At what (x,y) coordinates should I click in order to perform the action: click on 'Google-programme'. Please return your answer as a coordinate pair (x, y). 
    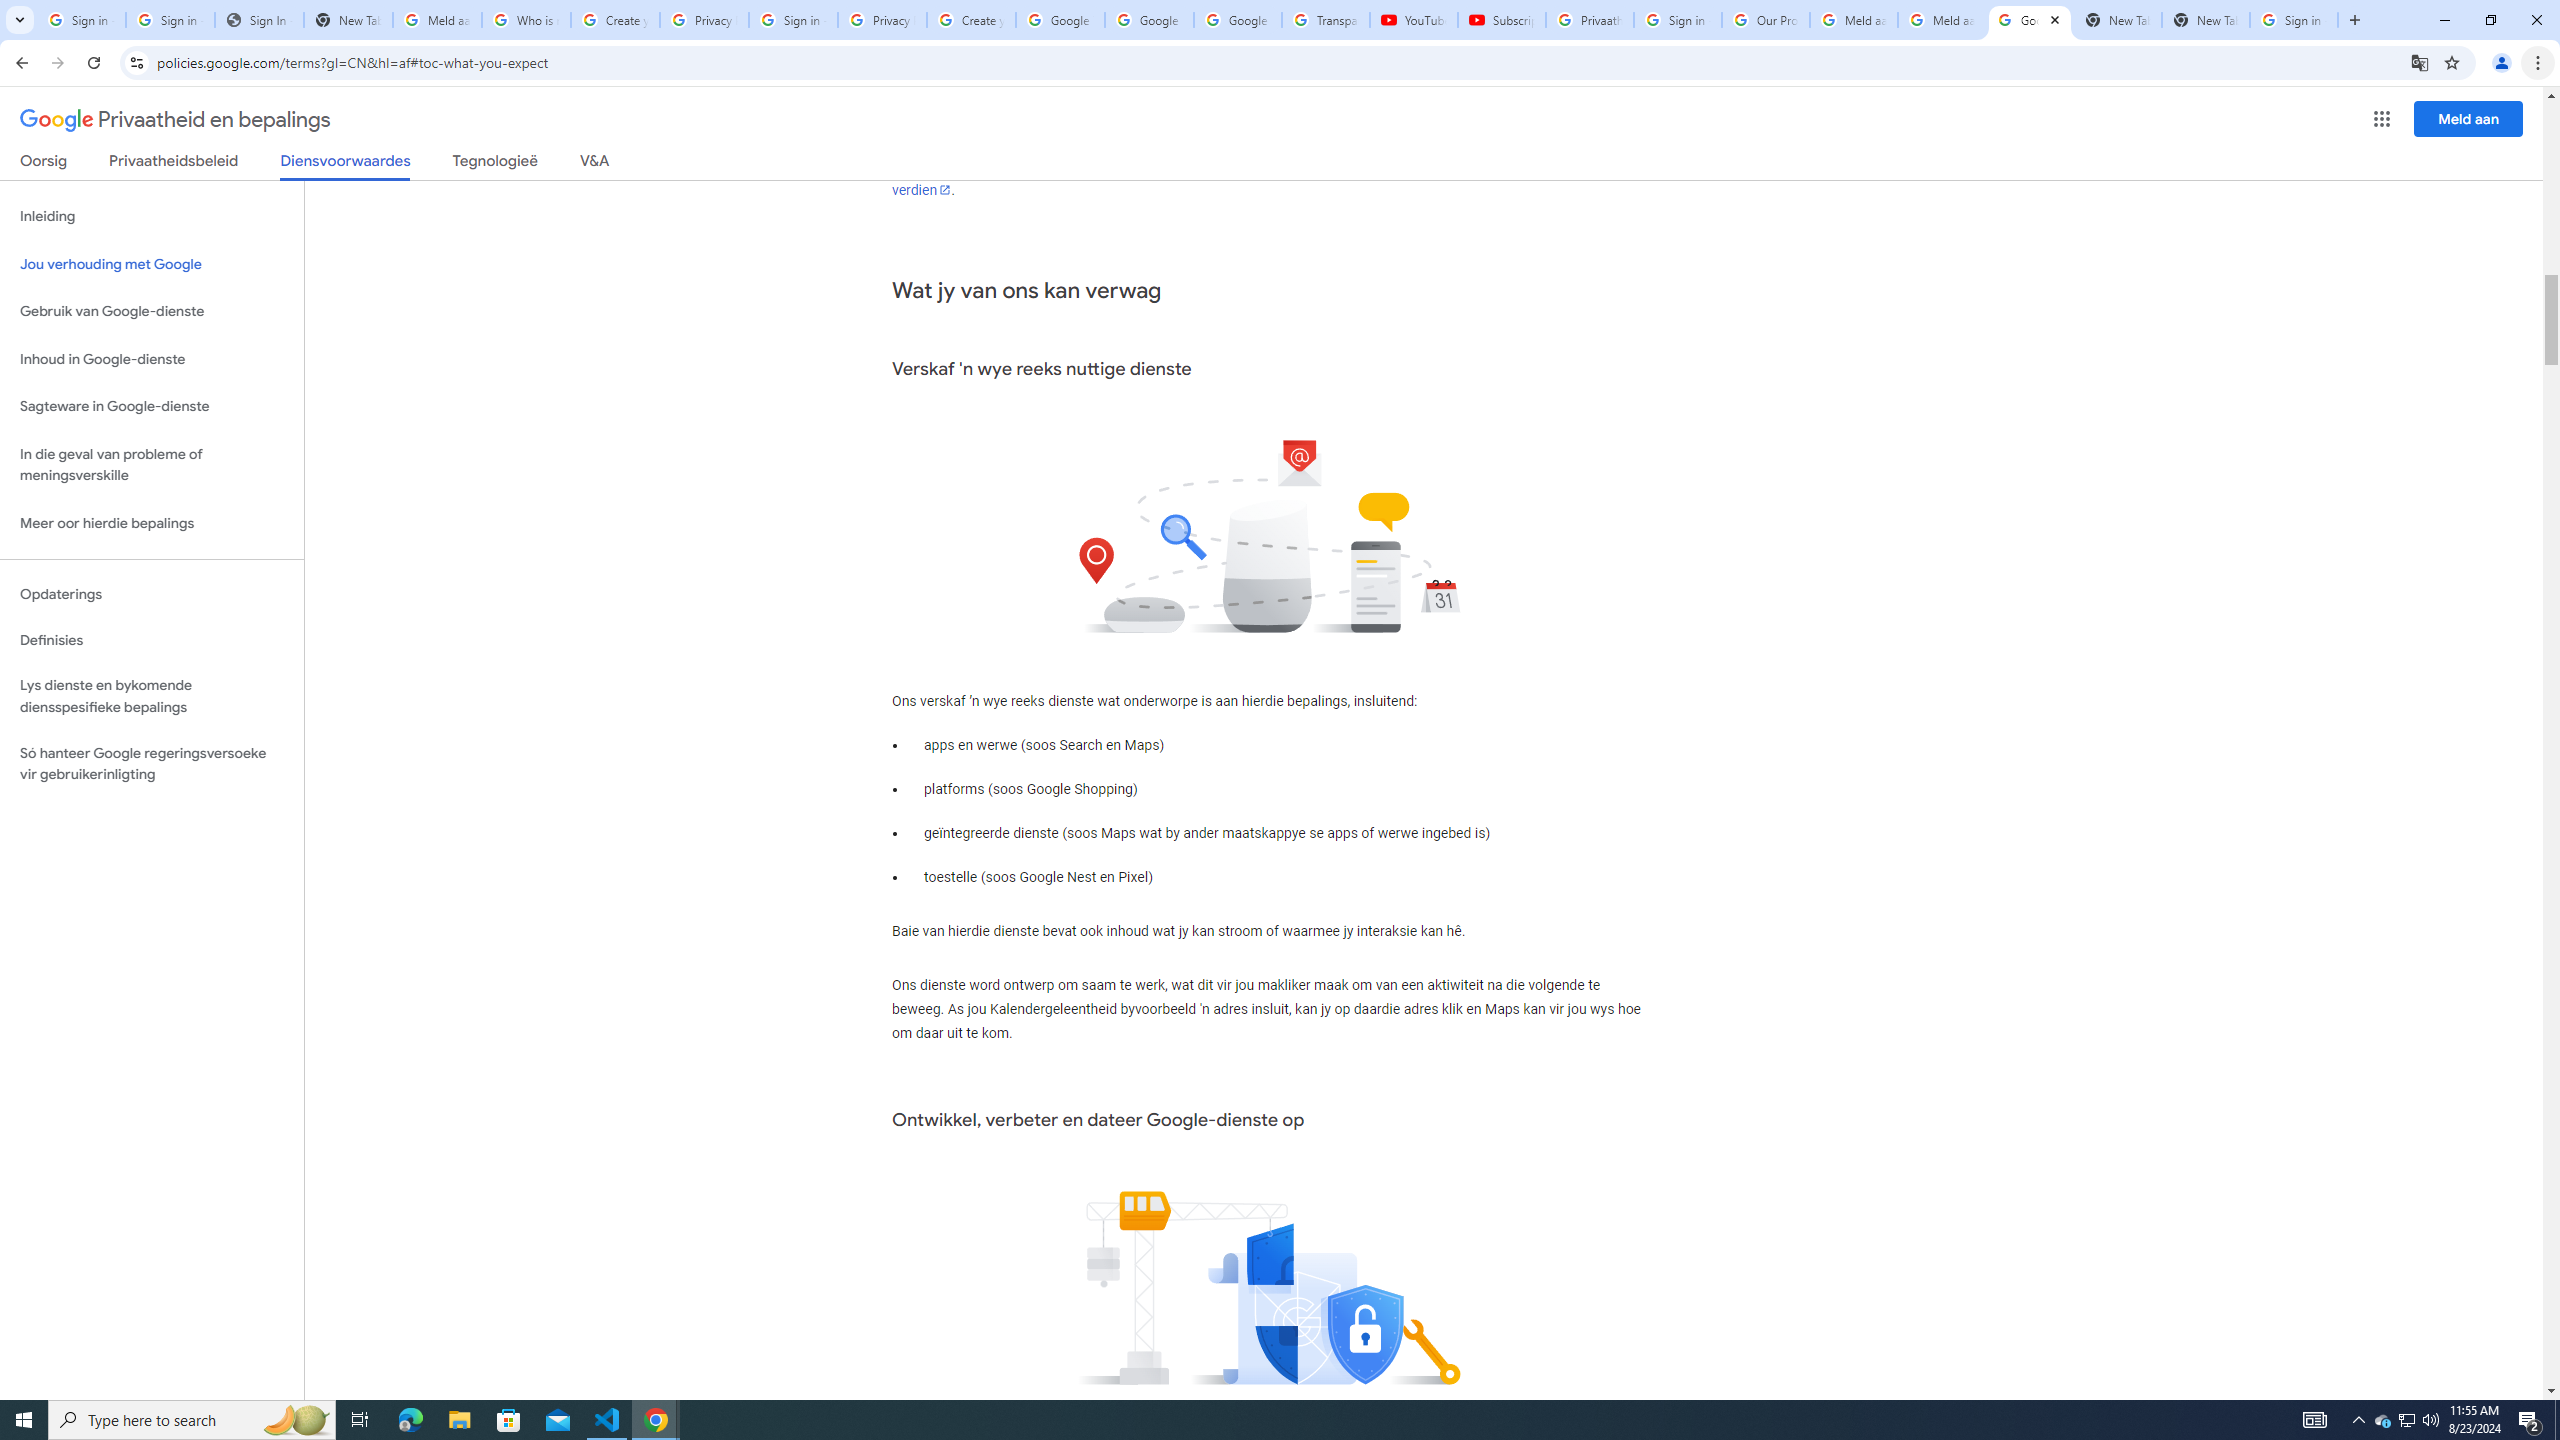
    Looking at the image, I should click on (2382, 118).